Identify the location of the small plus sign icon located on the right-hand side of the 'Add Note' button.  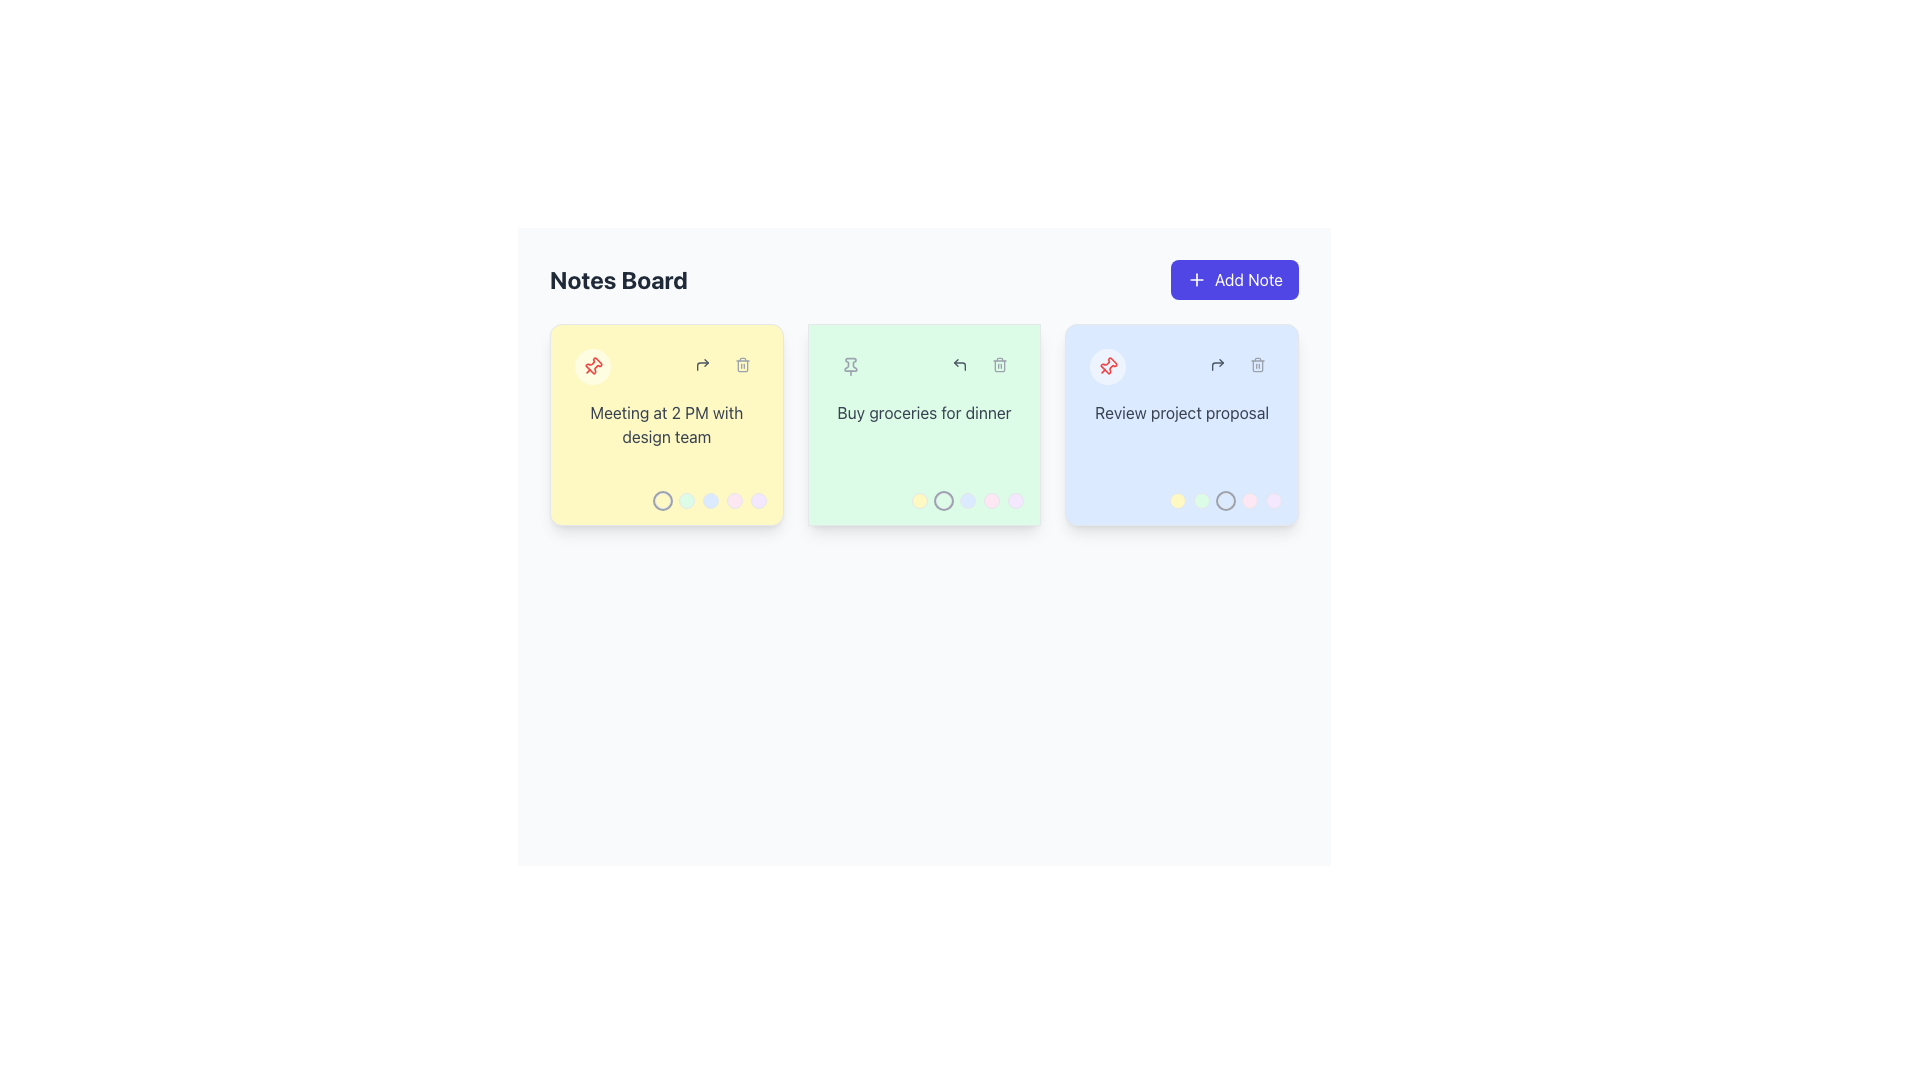
(1196, 280).